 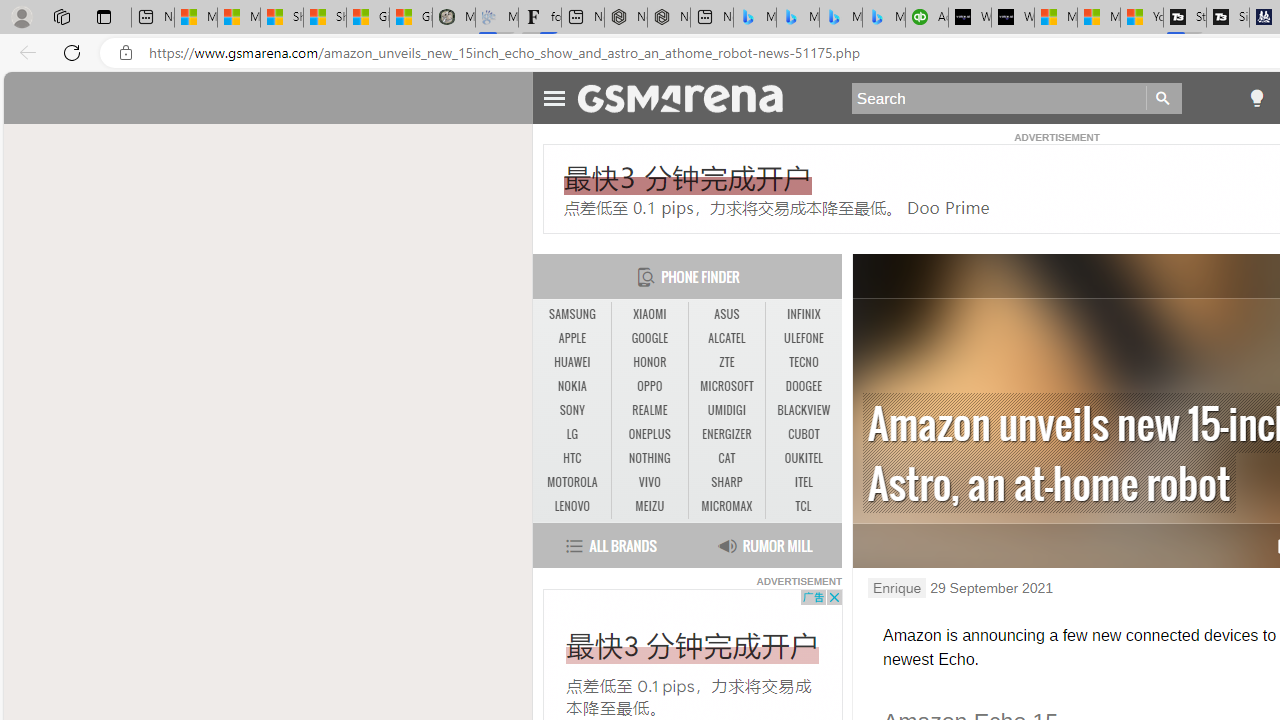 I want to click on 'ENERGIZER', so click(x=726, y=433).